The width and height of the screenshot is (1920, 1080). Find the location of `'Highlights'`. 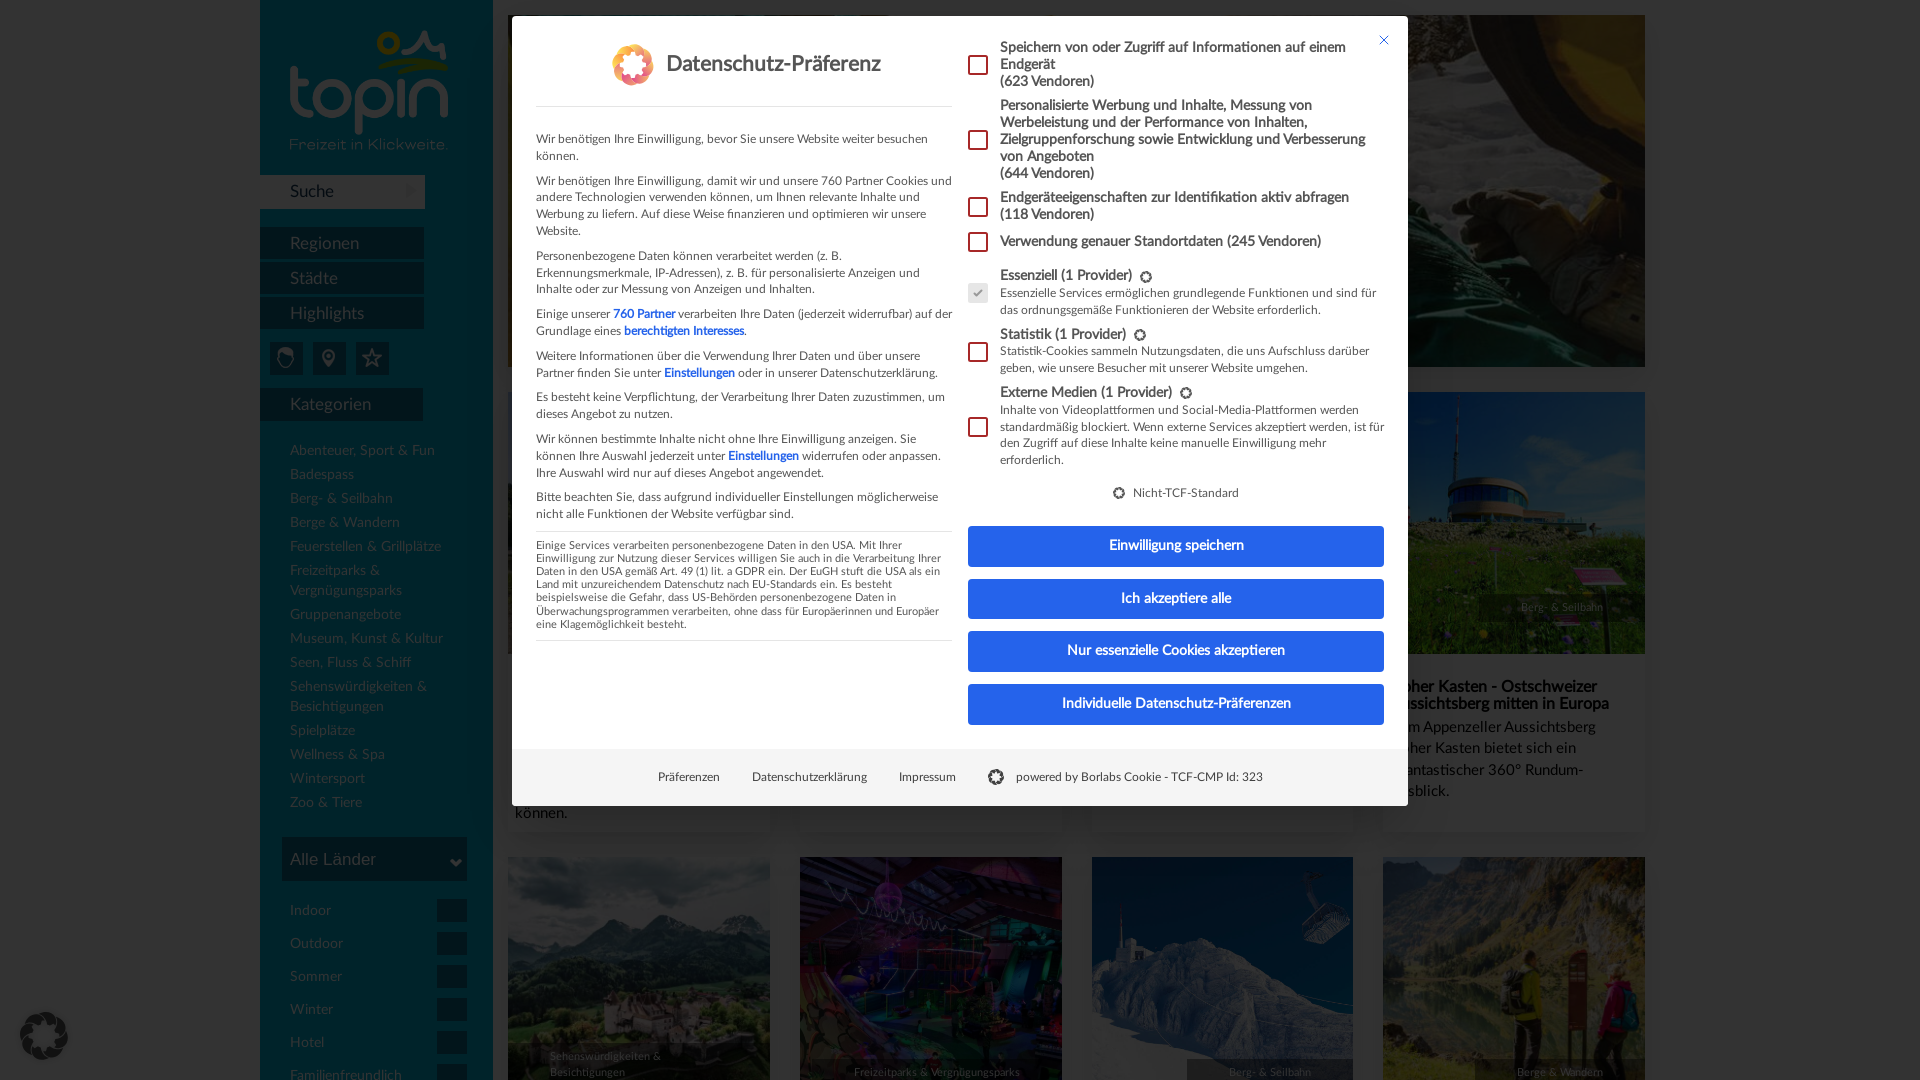

'Highlights' is located at coordinates (258, 313).